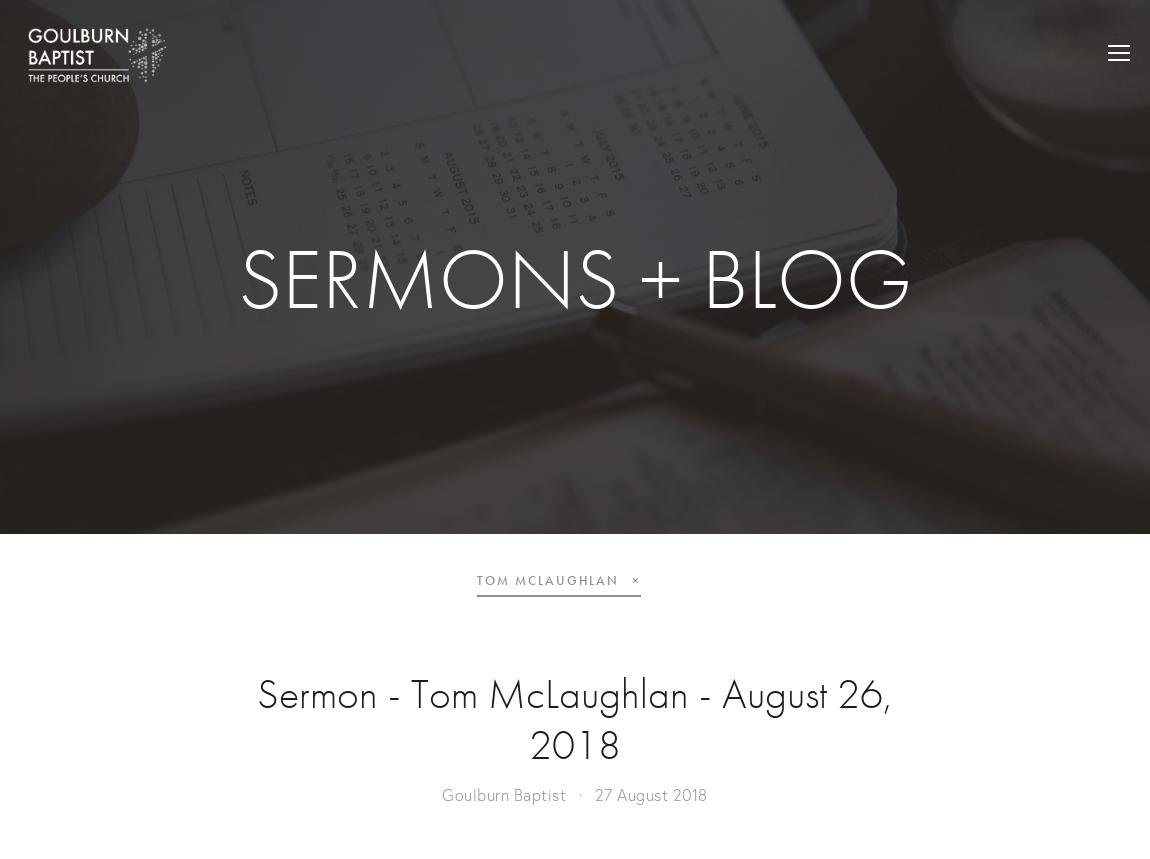 This screenshot has width=1150, height=859. What do you see at coordinates (954, 137) in the screenshot?
I see `'BELIEVE'` at bounding box center [954, 137].